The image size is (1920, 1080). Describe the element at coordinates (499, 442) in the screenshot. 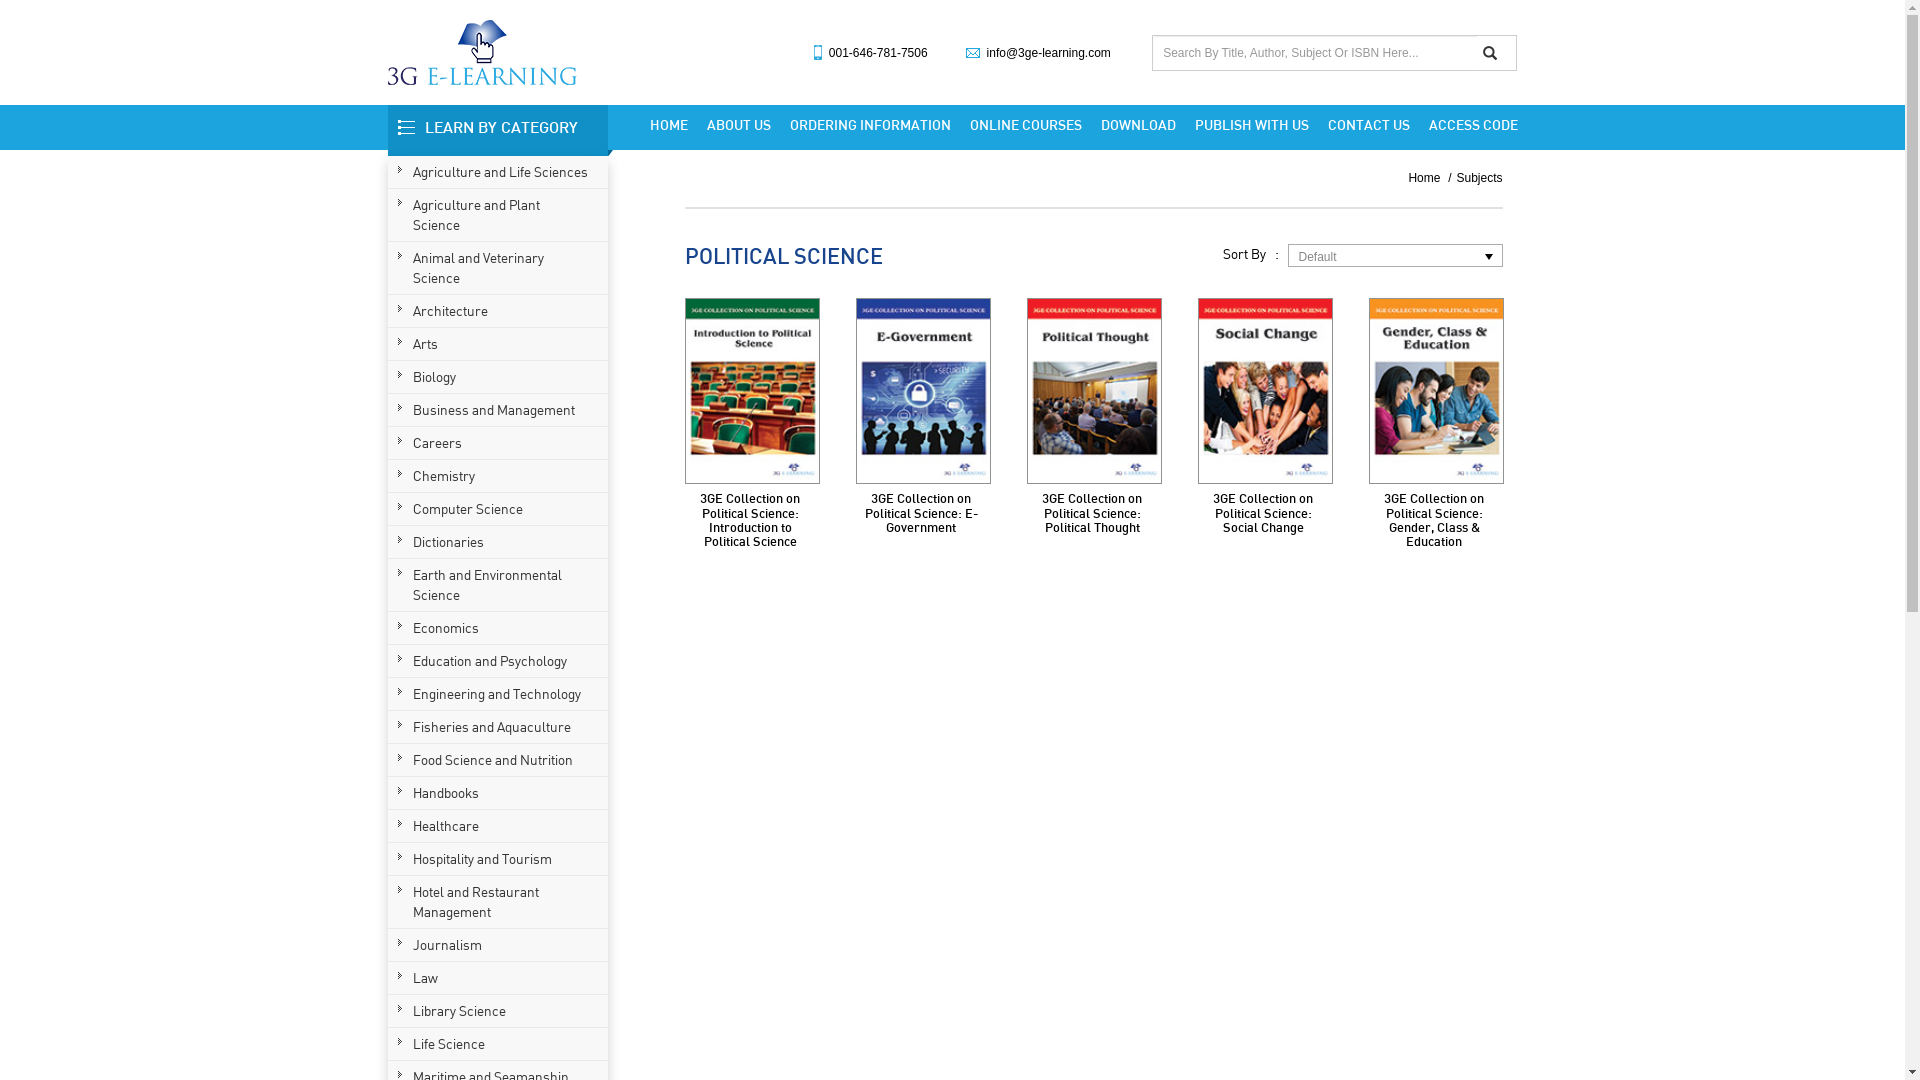

I see `'Careers'` at that location.